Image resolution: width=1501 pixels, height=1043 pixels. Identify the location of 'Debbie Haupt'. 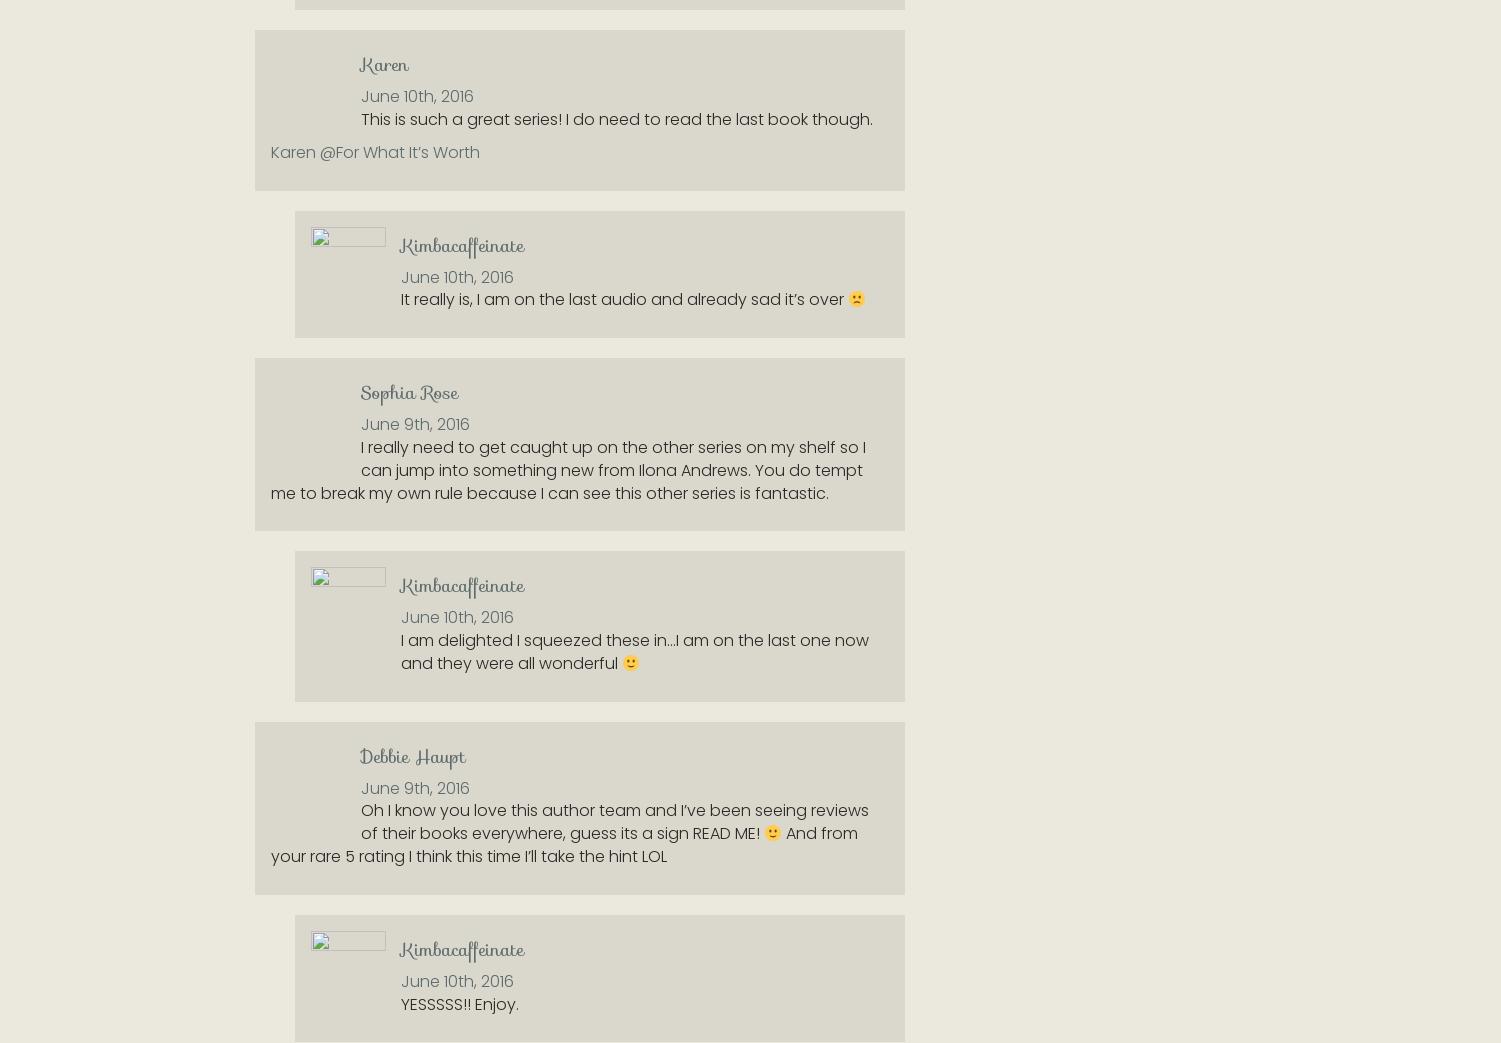
(413, 754).